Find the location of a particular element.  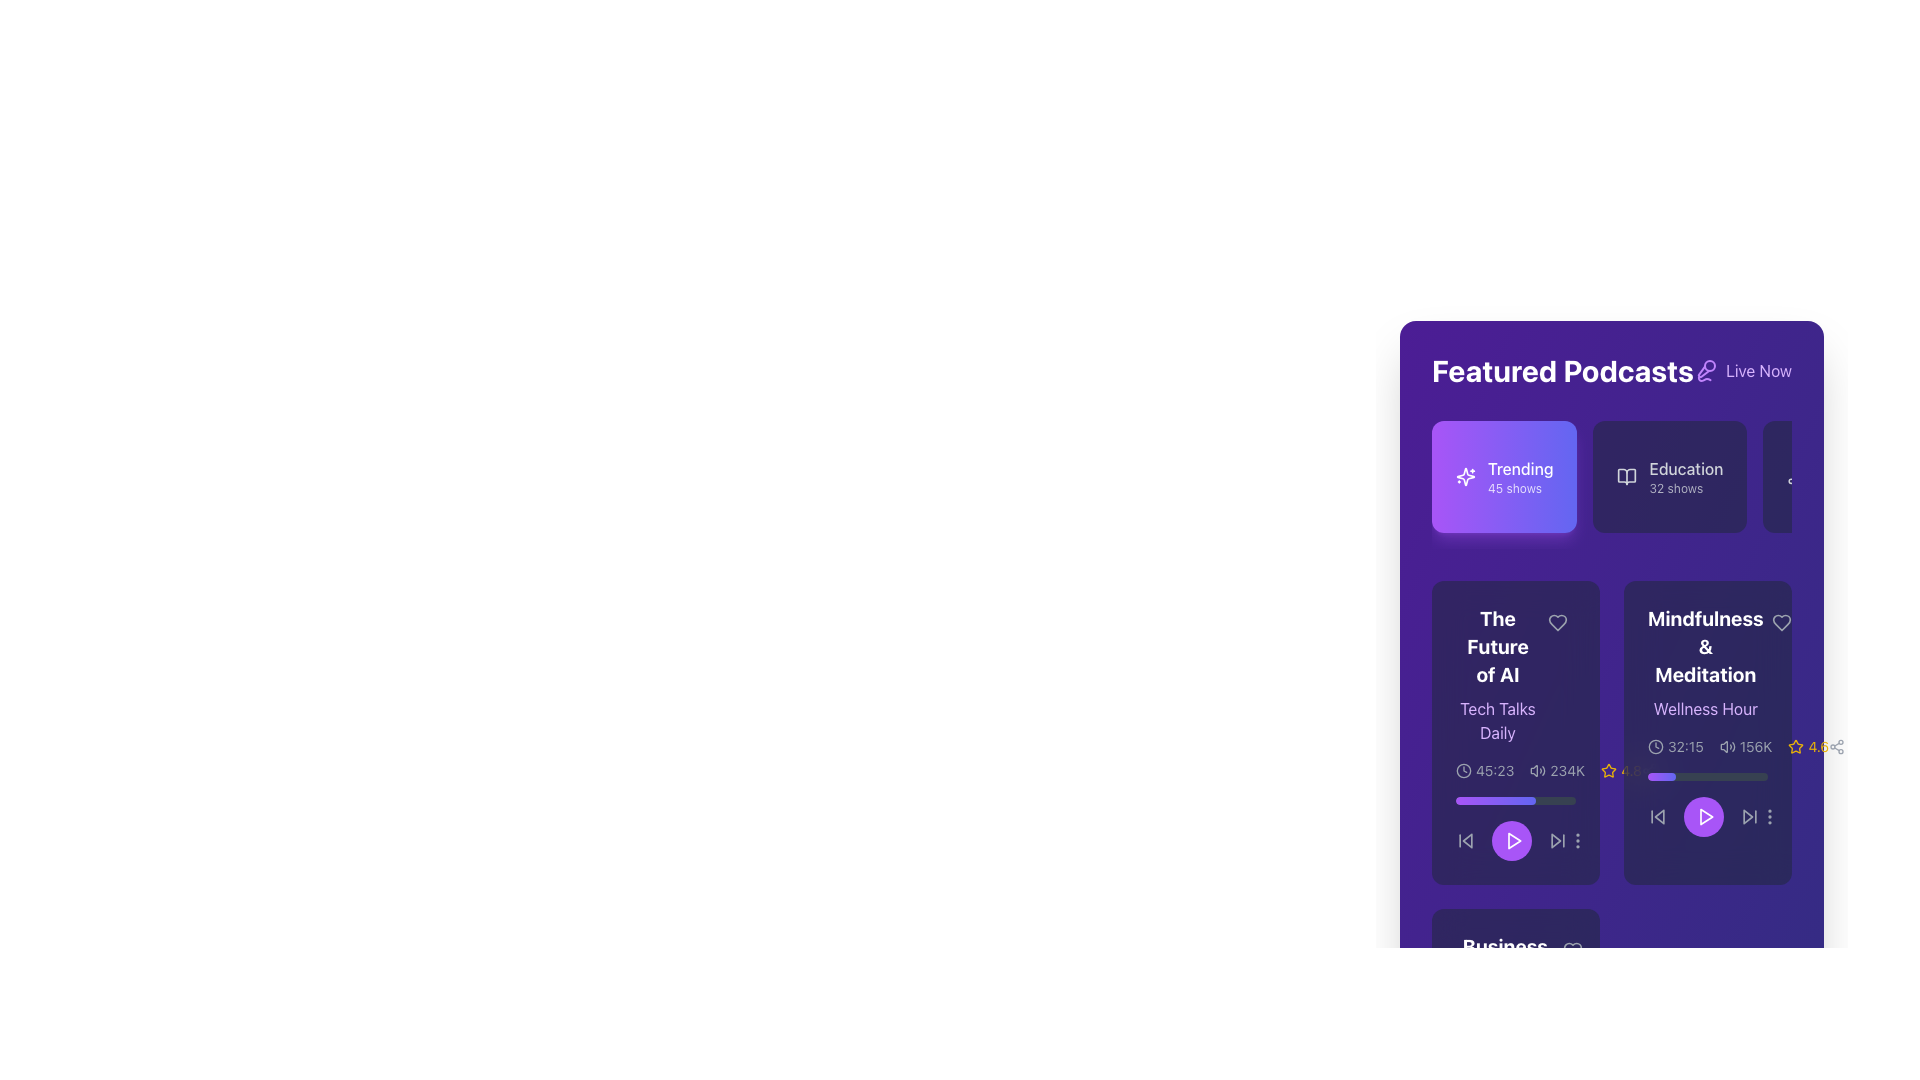

the progress visually by focusing on the progress indicator bar within 'The Future of AI' podcast card, which is located horizontally below the descriptive text and above the playback controls is located at coordinates (1496, 800).